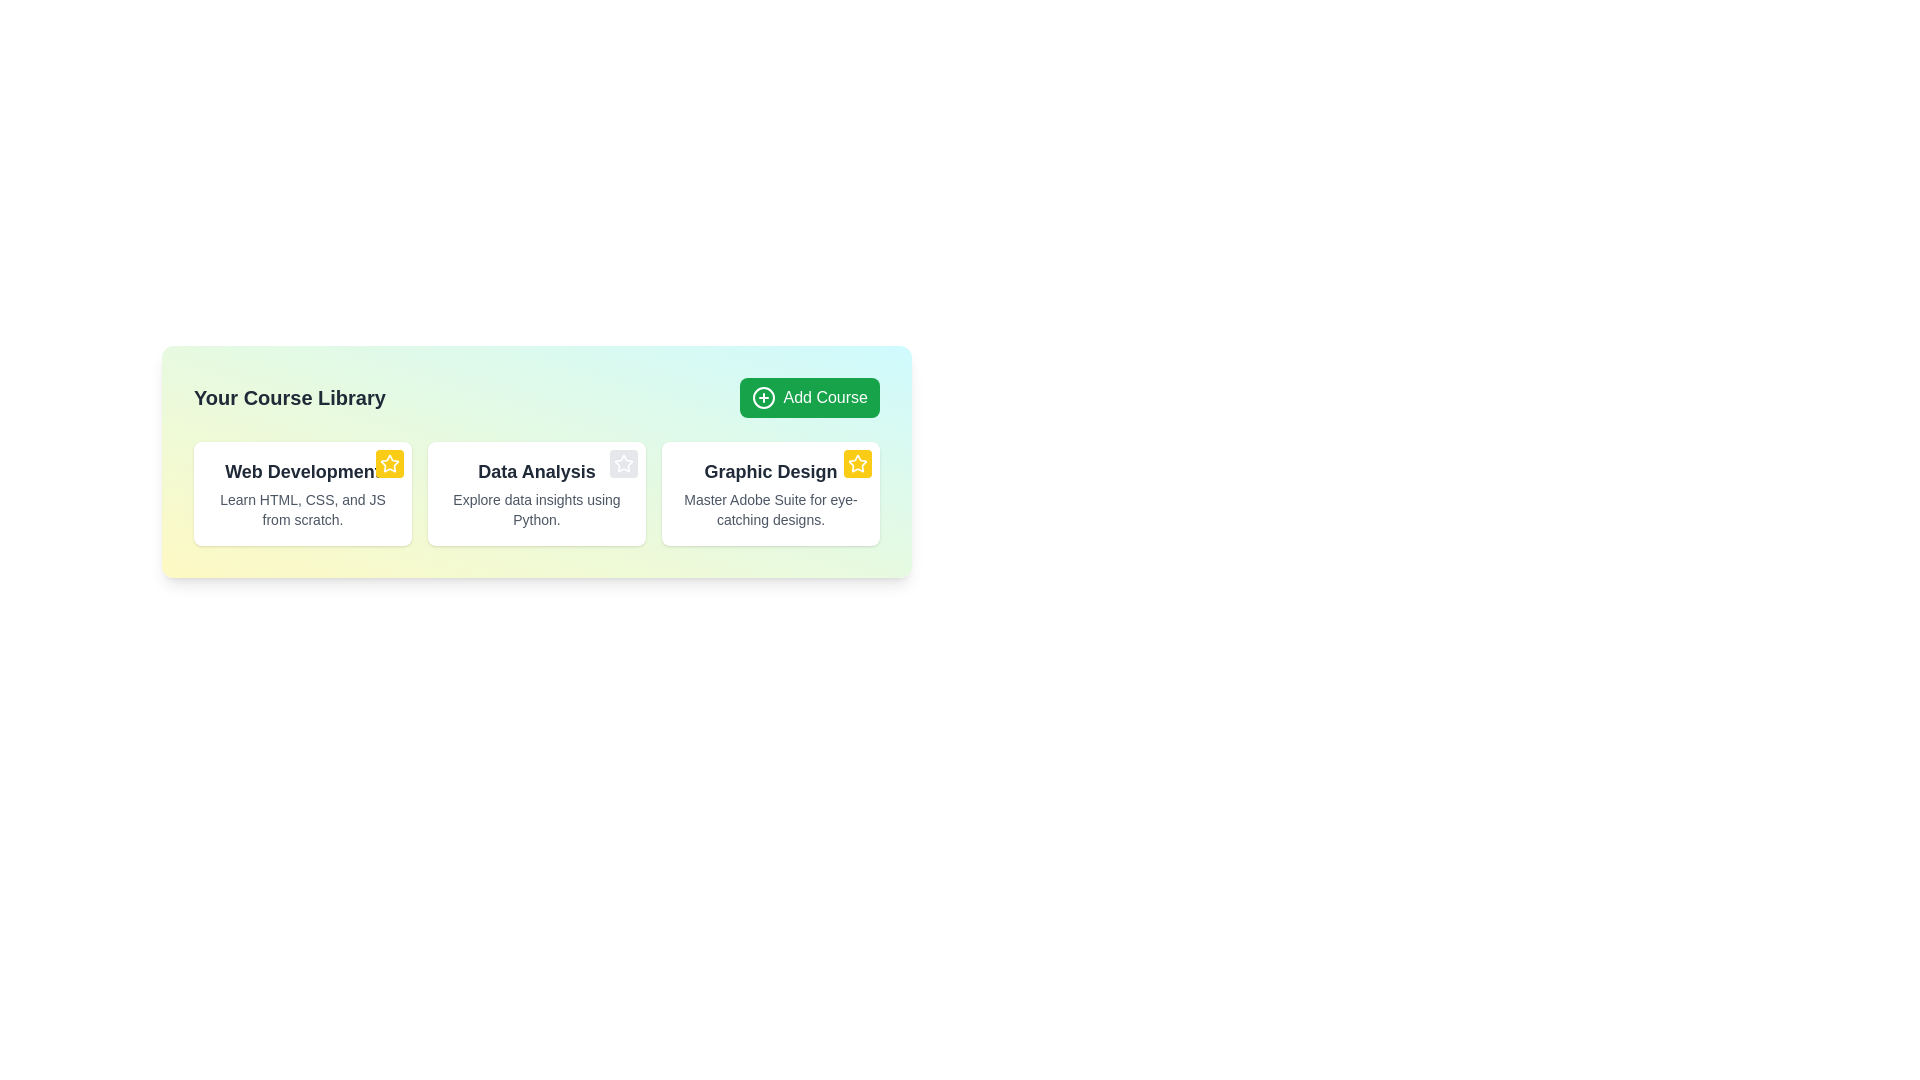  What do you see at coordinates (858, 463) in the screenshot?
I see `the star icon in the yellow-highlighted area at the top-right corner of the 'Graphic Design' tile` at bounding box center [858, 463].